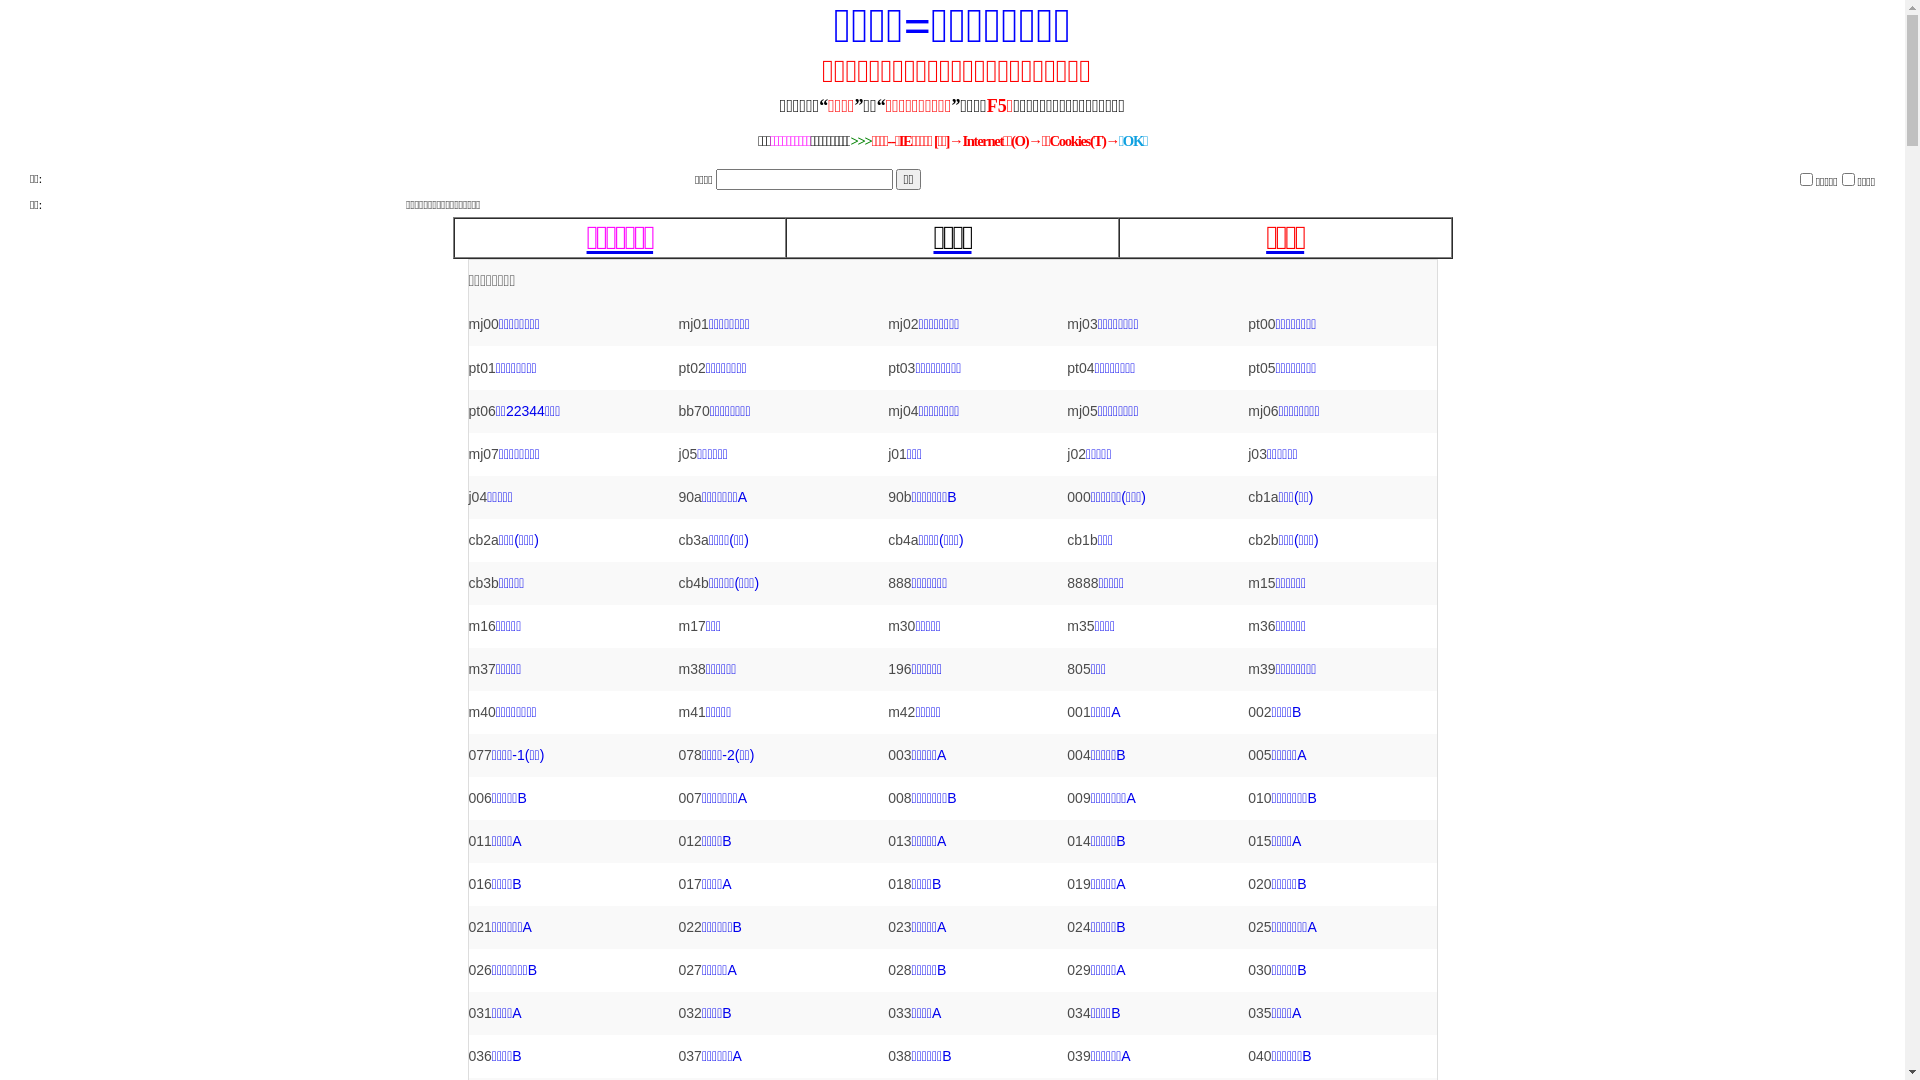  What do you see at coordinates (478, 755) in the screenshot?
I see `'077'` at bounding box center [478, 755].